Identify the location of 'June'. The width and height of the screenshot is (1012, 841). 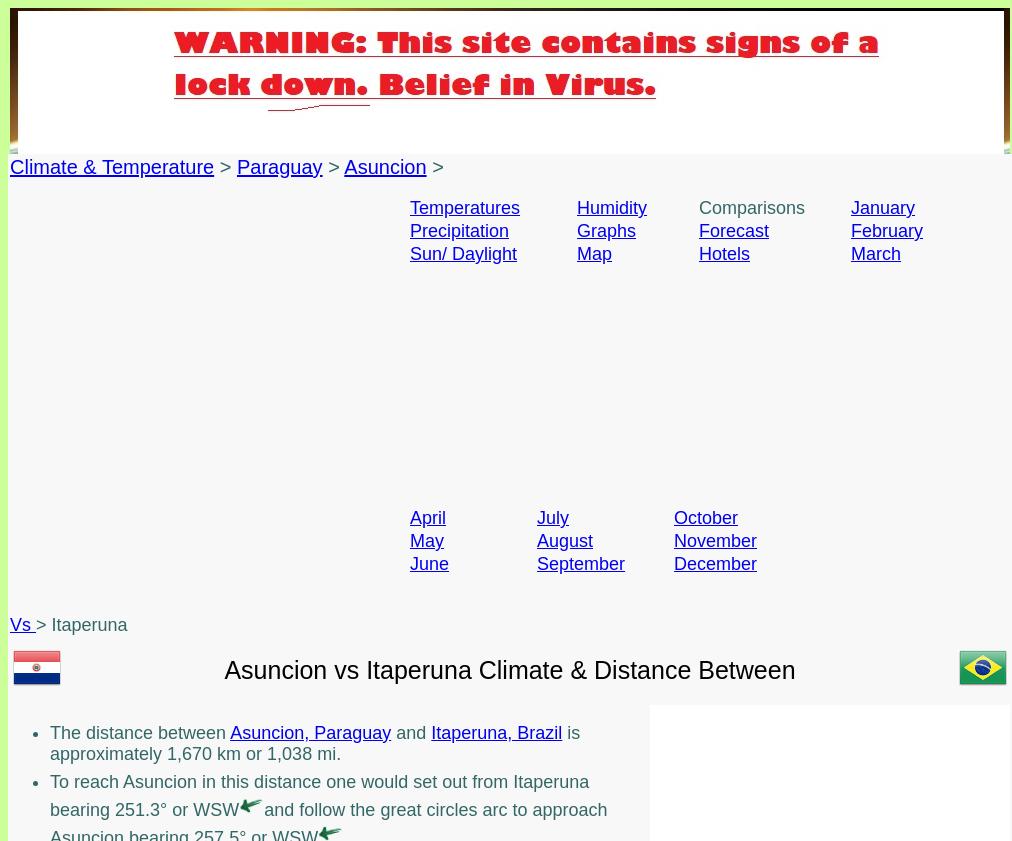
(429, 563).